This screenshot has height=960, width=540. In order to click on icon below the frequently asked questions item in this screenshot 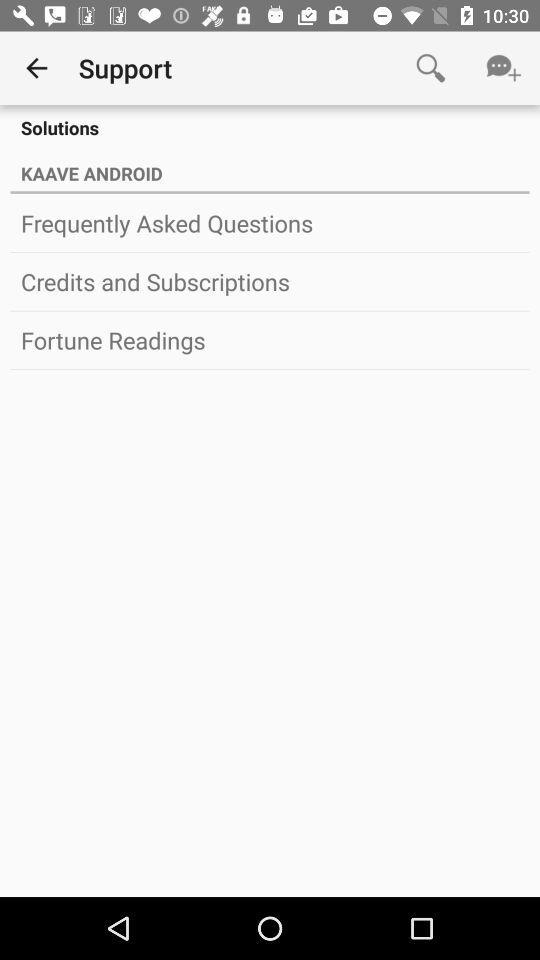, I will do `click(270, 280)`.